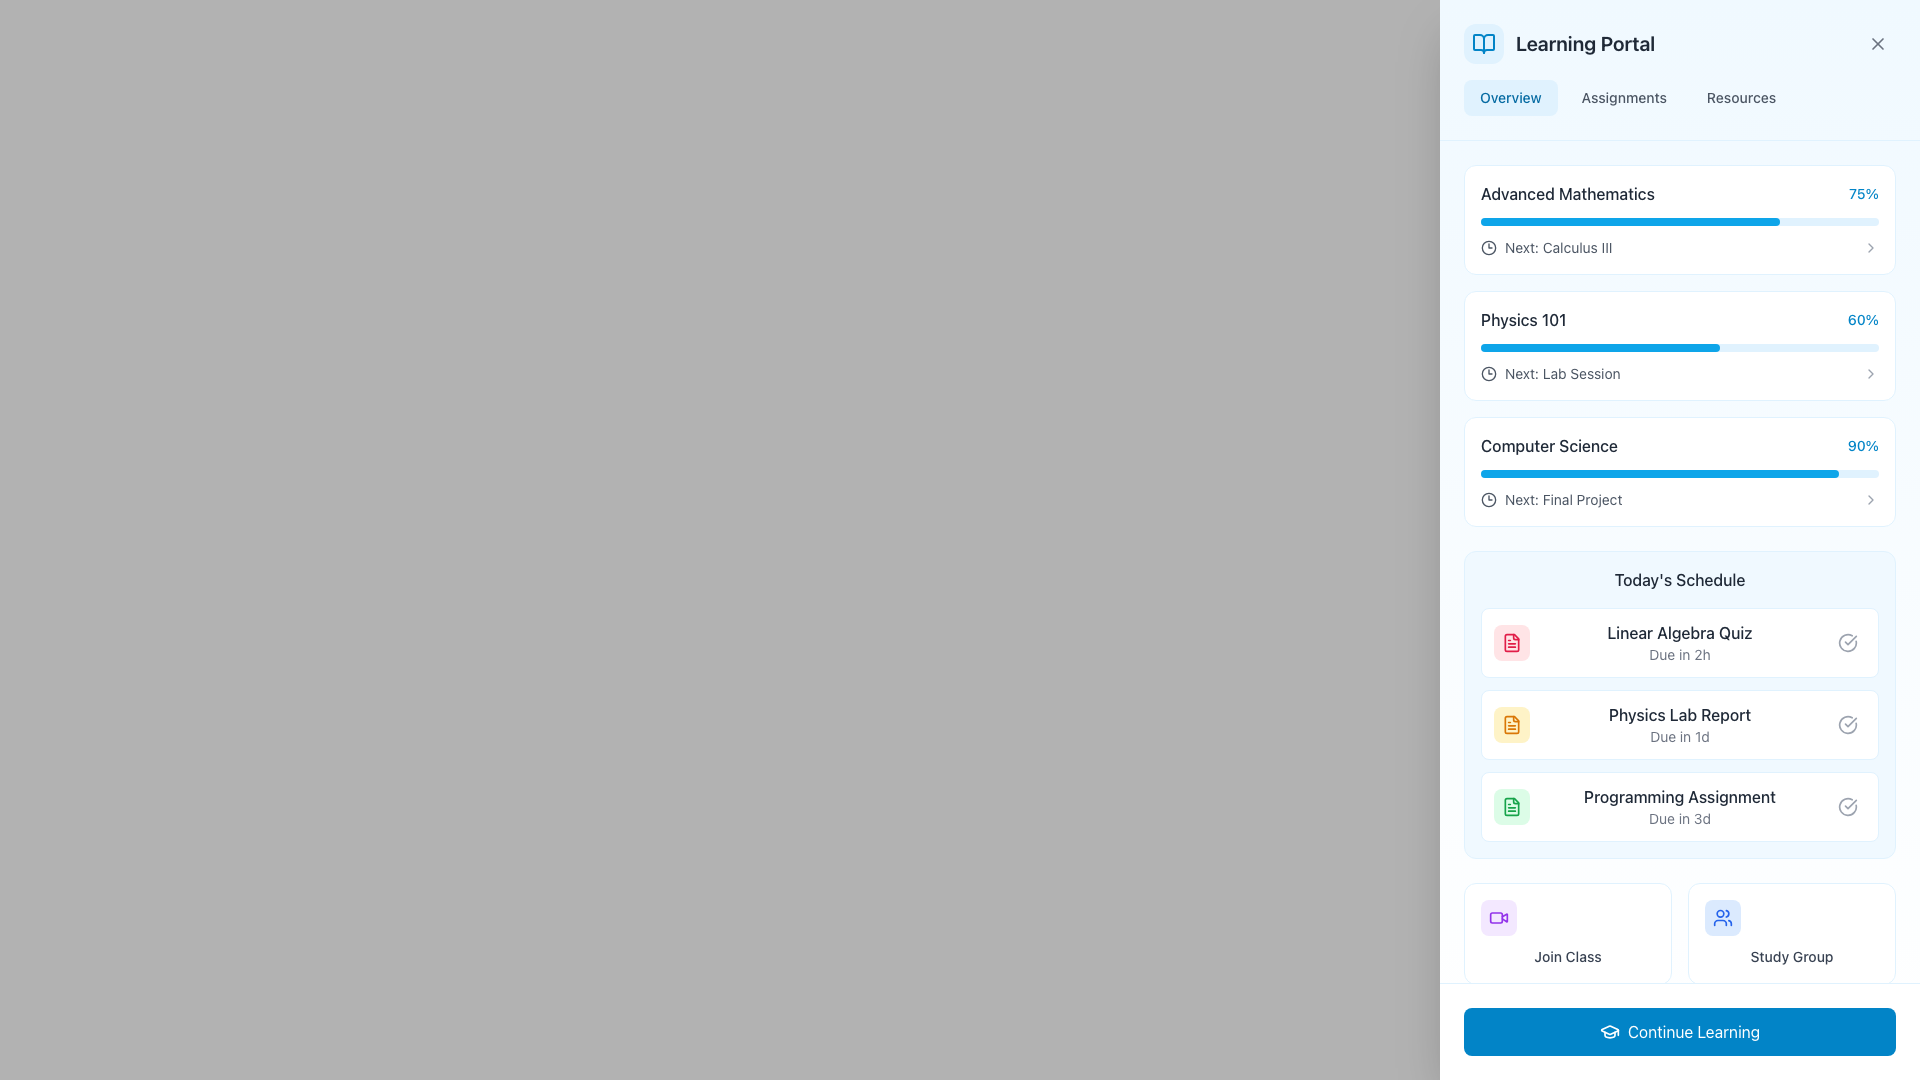 The height and width of the screenshot is (1080, 1920). Describe the element at coordinates (1876, 43) in the screenshot. I see `the small circular 'X' icon in the top-right corner of the main interface` at that location.